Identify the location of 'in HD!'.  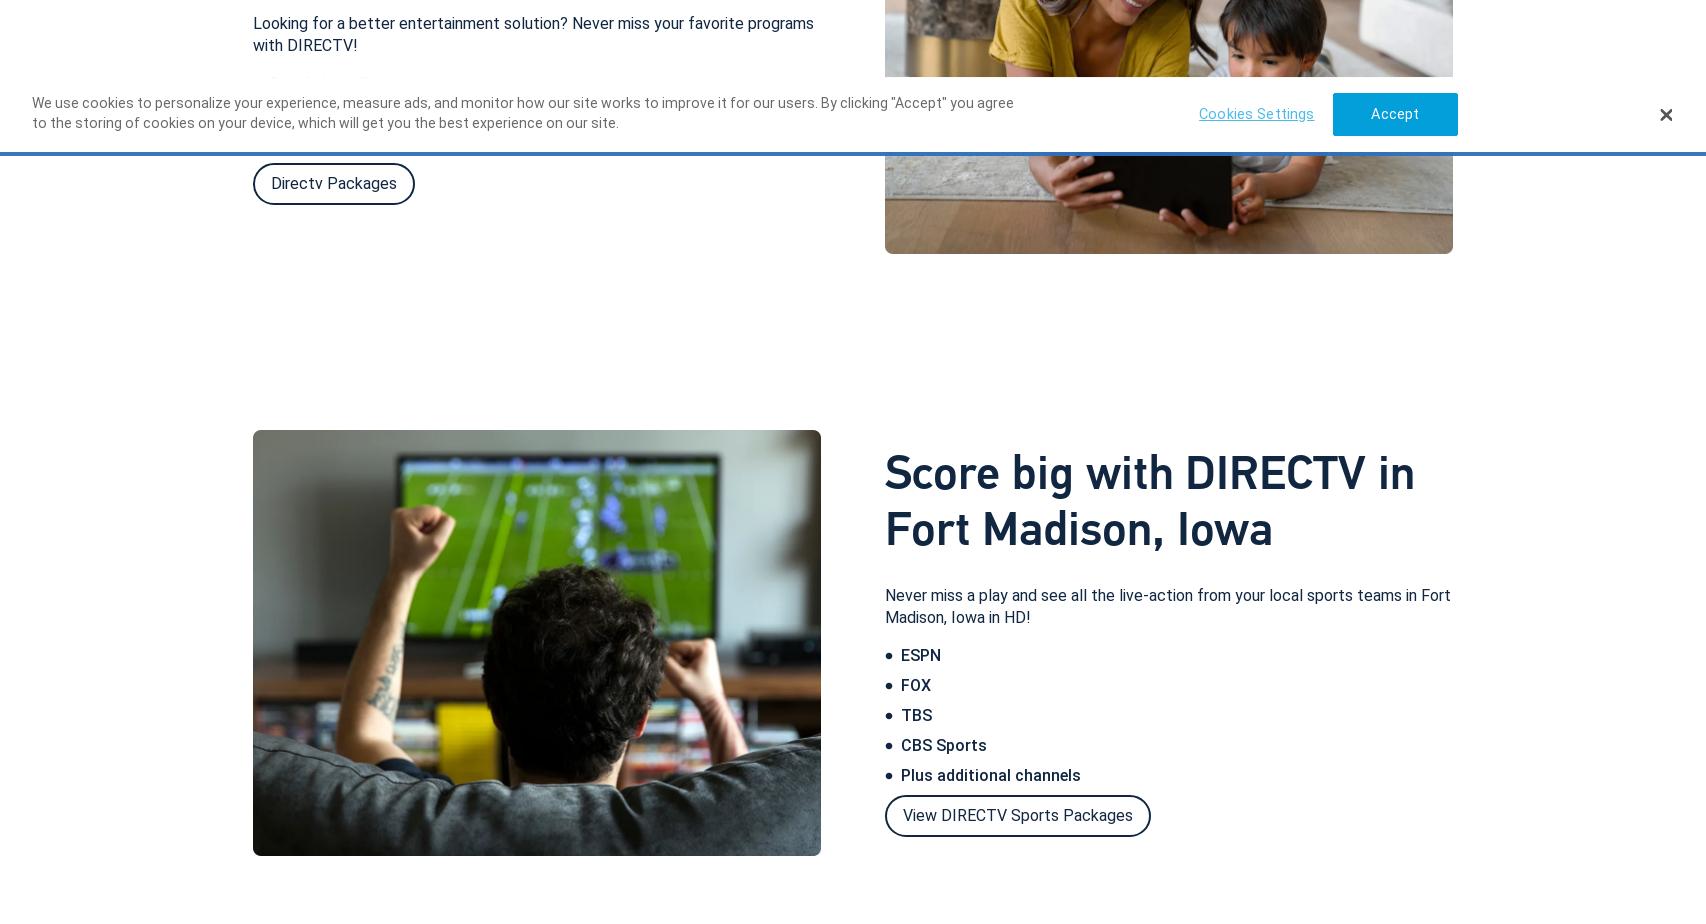
(1008, 616).